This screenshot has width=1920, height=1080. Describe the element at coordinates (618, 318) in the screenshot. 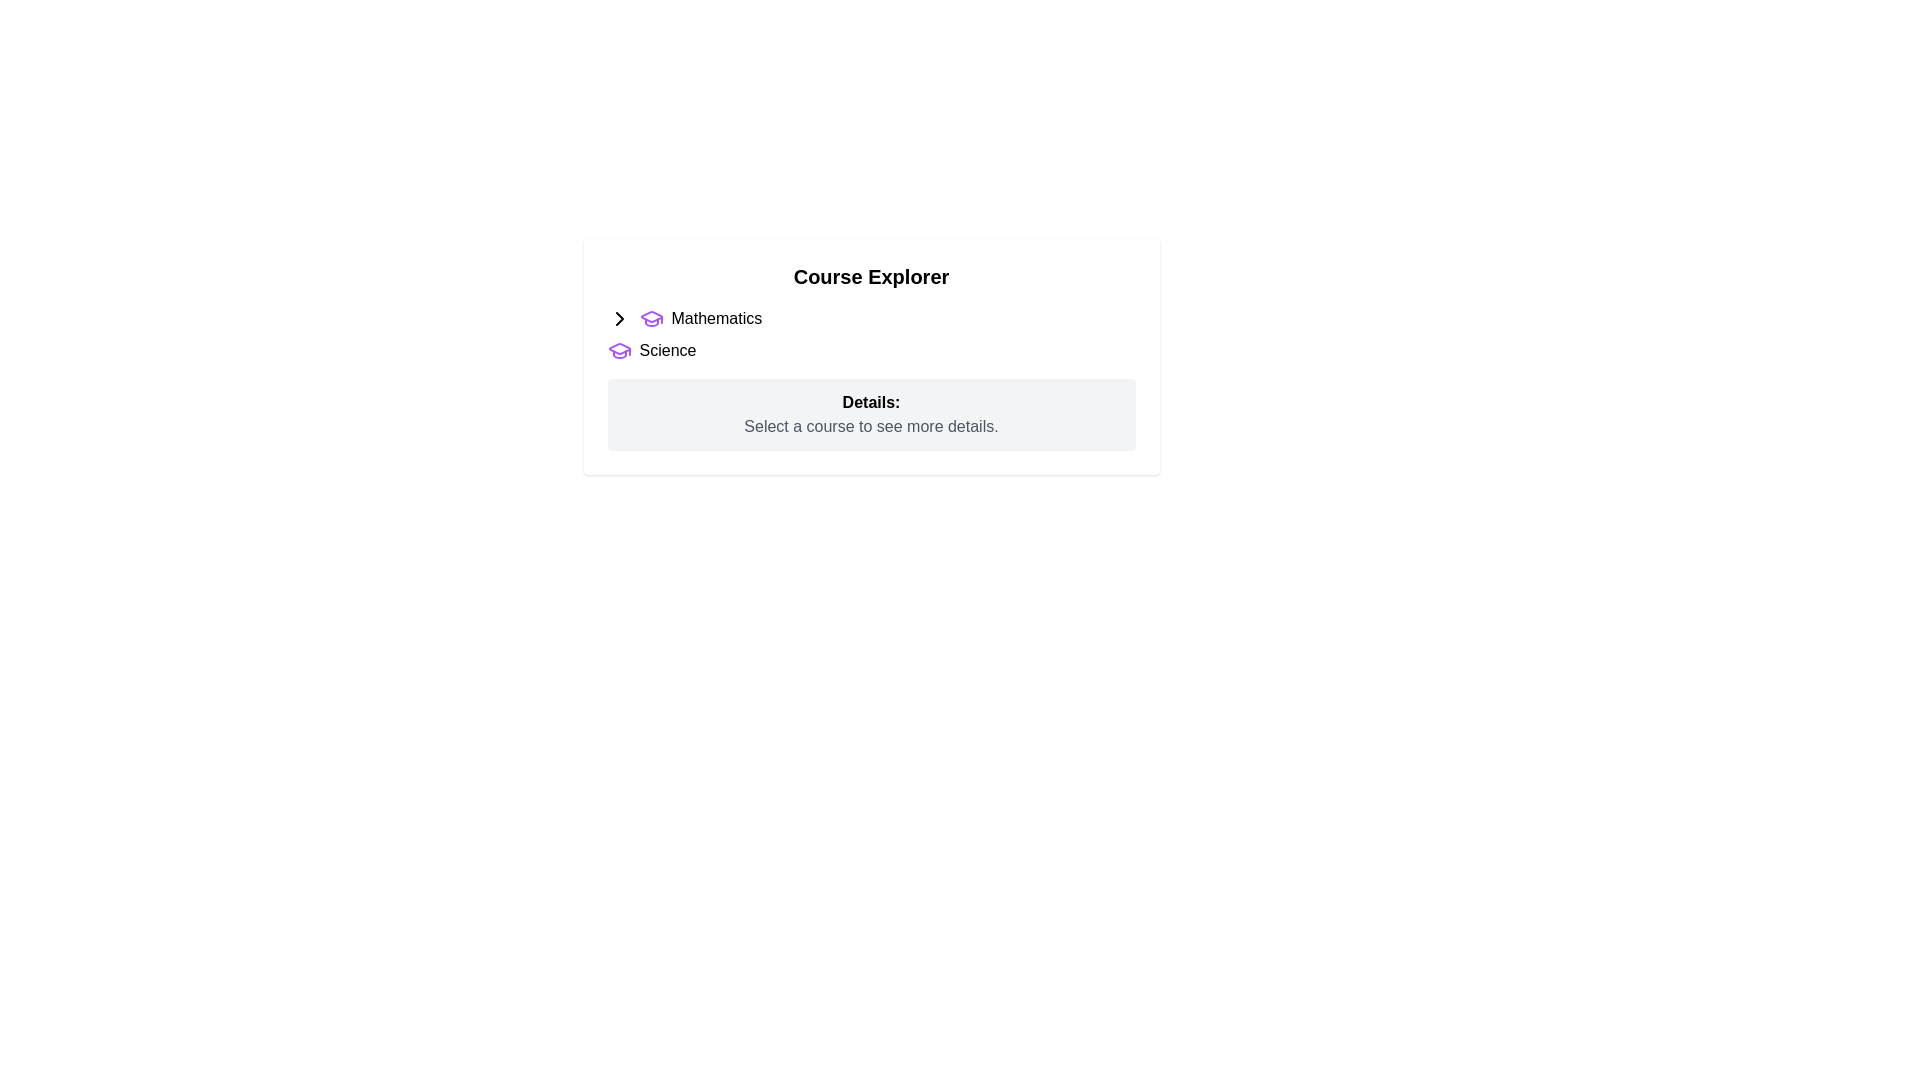

I see `the rightward chevron icon located to the left of the 'Mathematics' text` at that location.